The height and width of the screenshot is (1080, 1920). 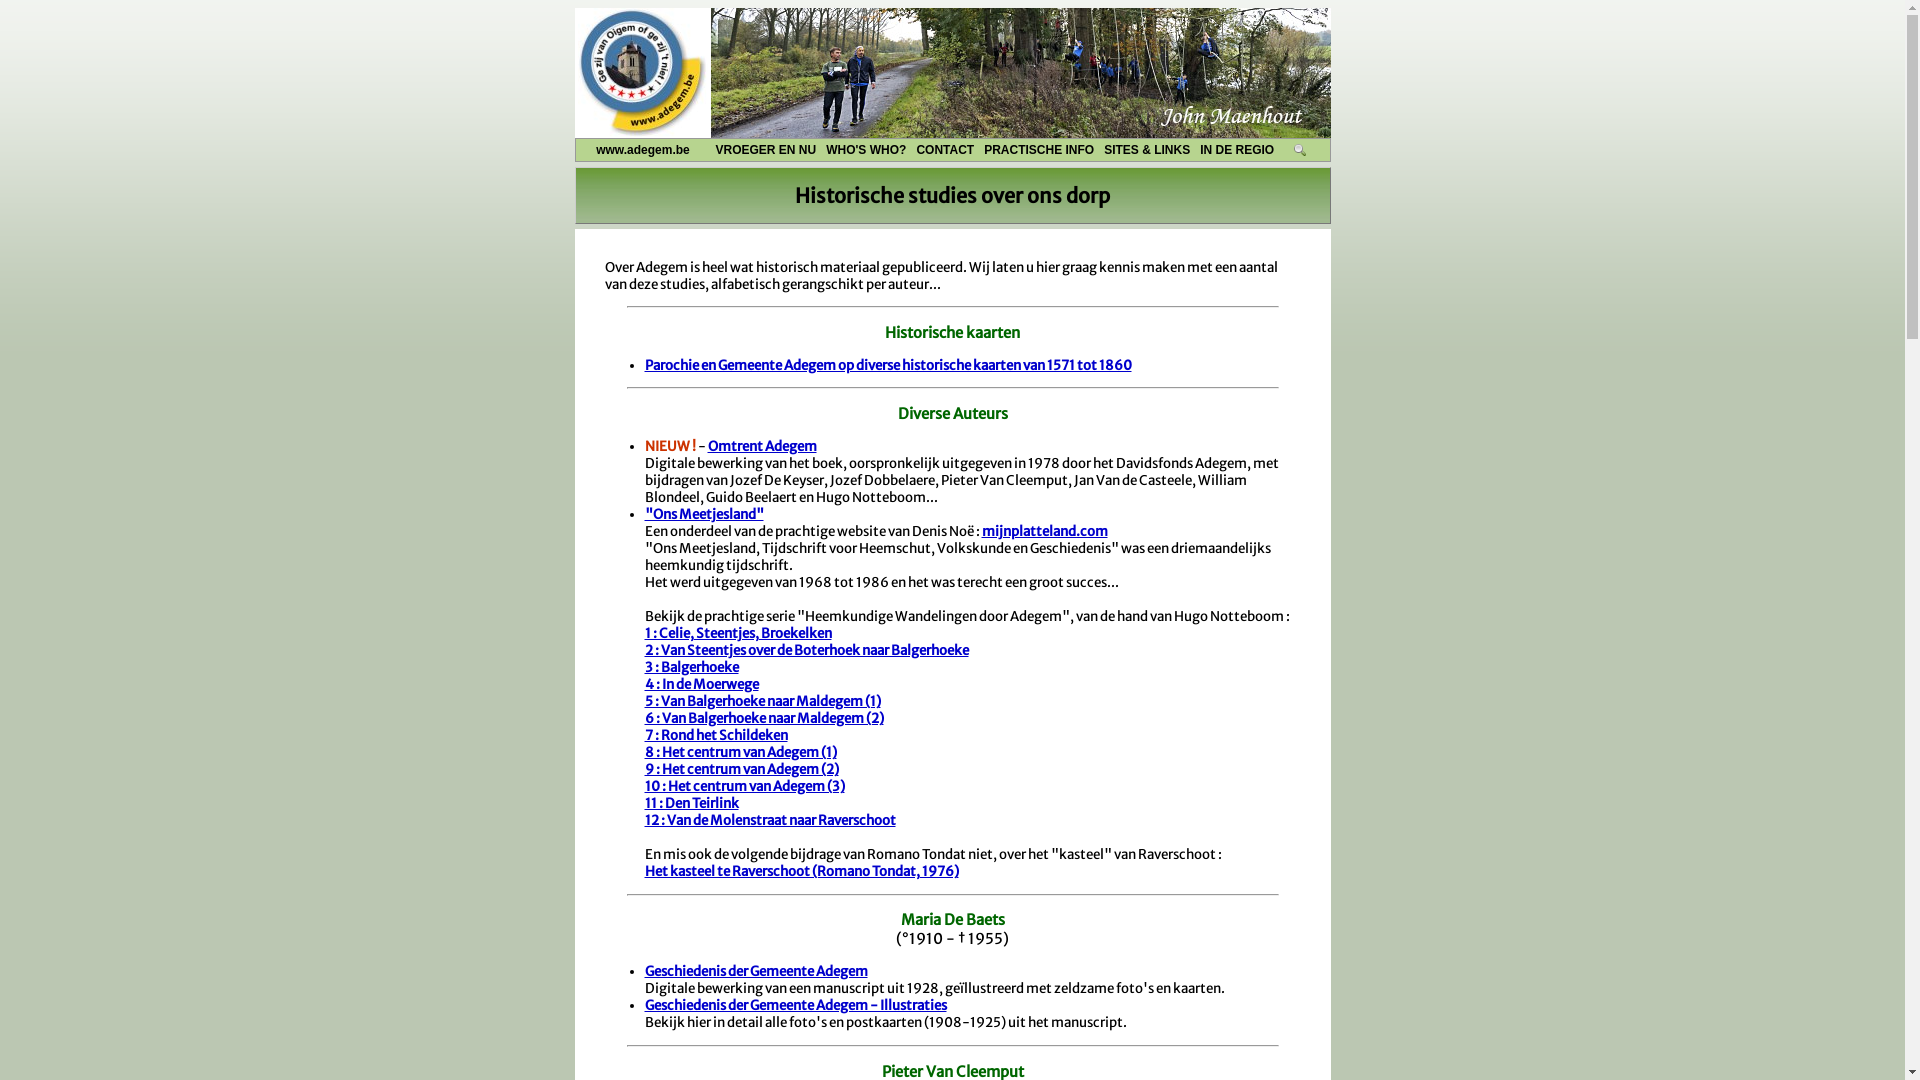 I want to click on '2 : Van Steentjes over de Boterhoek naar Balgerhoeke', so click(x=806, y=650).